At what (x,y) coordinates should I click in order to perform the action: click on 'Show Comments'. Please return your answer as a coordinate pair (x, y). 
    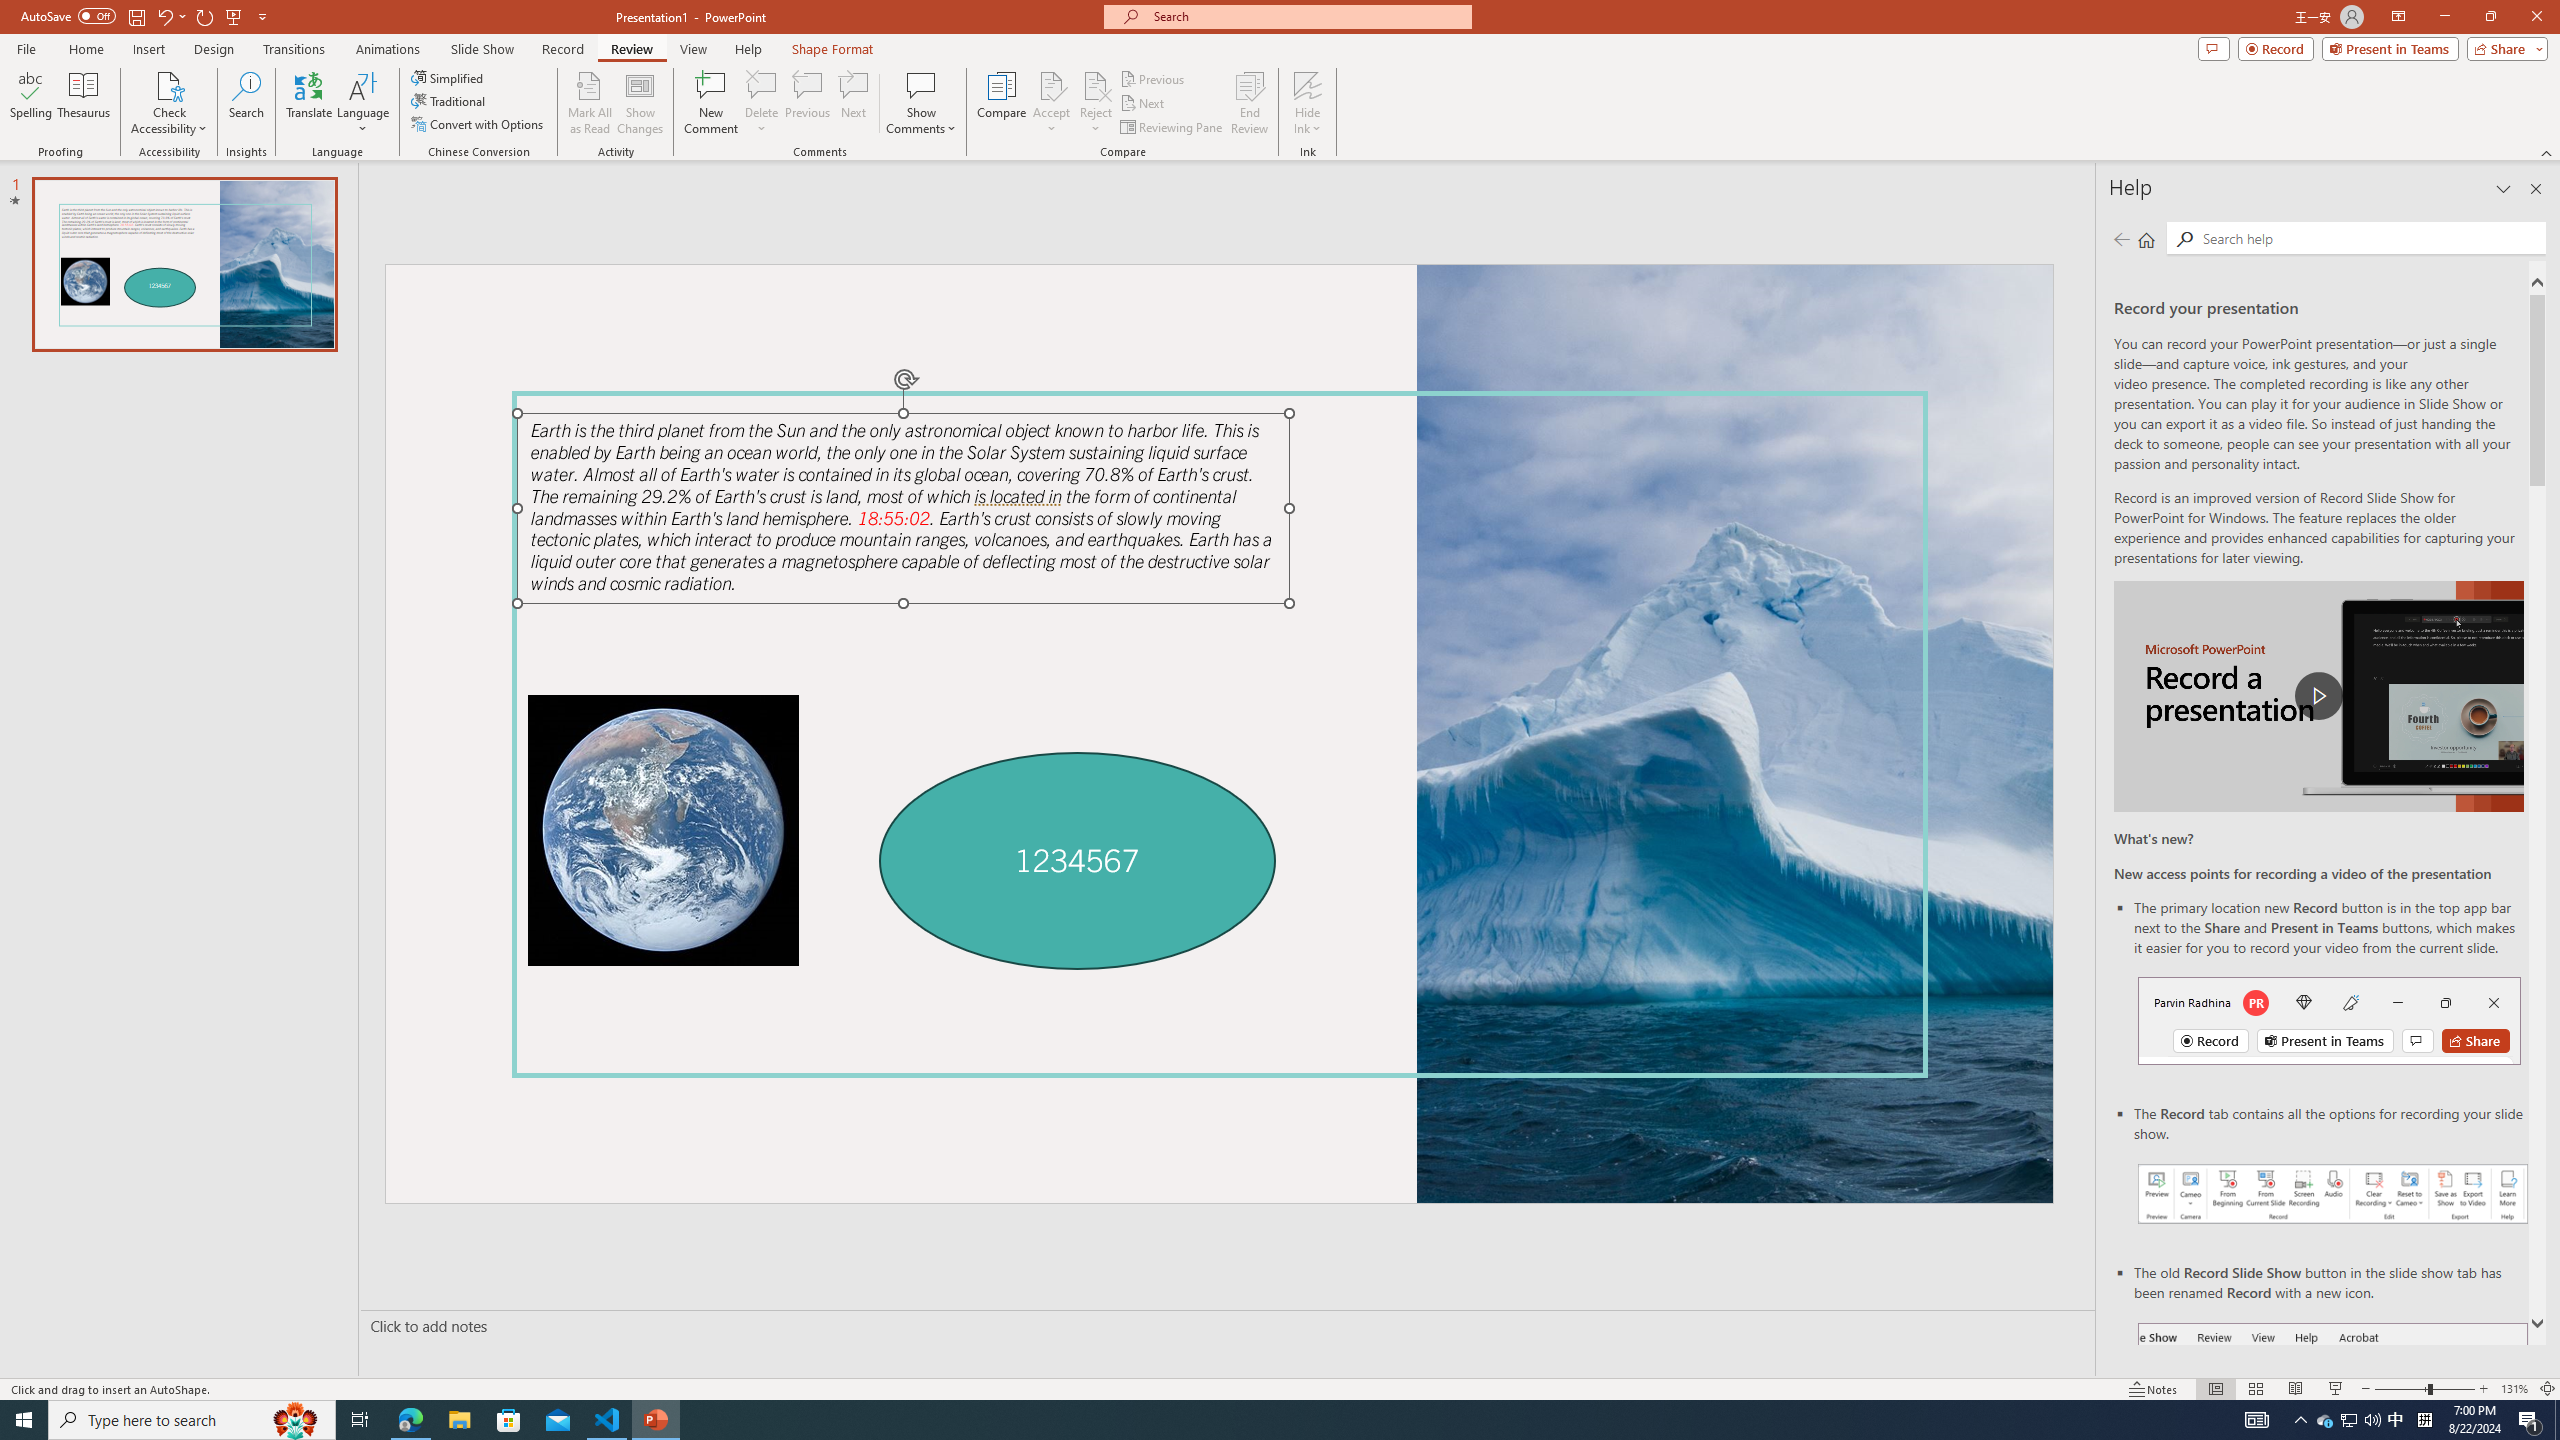
    Looking at the image, I should click on (921, 103).